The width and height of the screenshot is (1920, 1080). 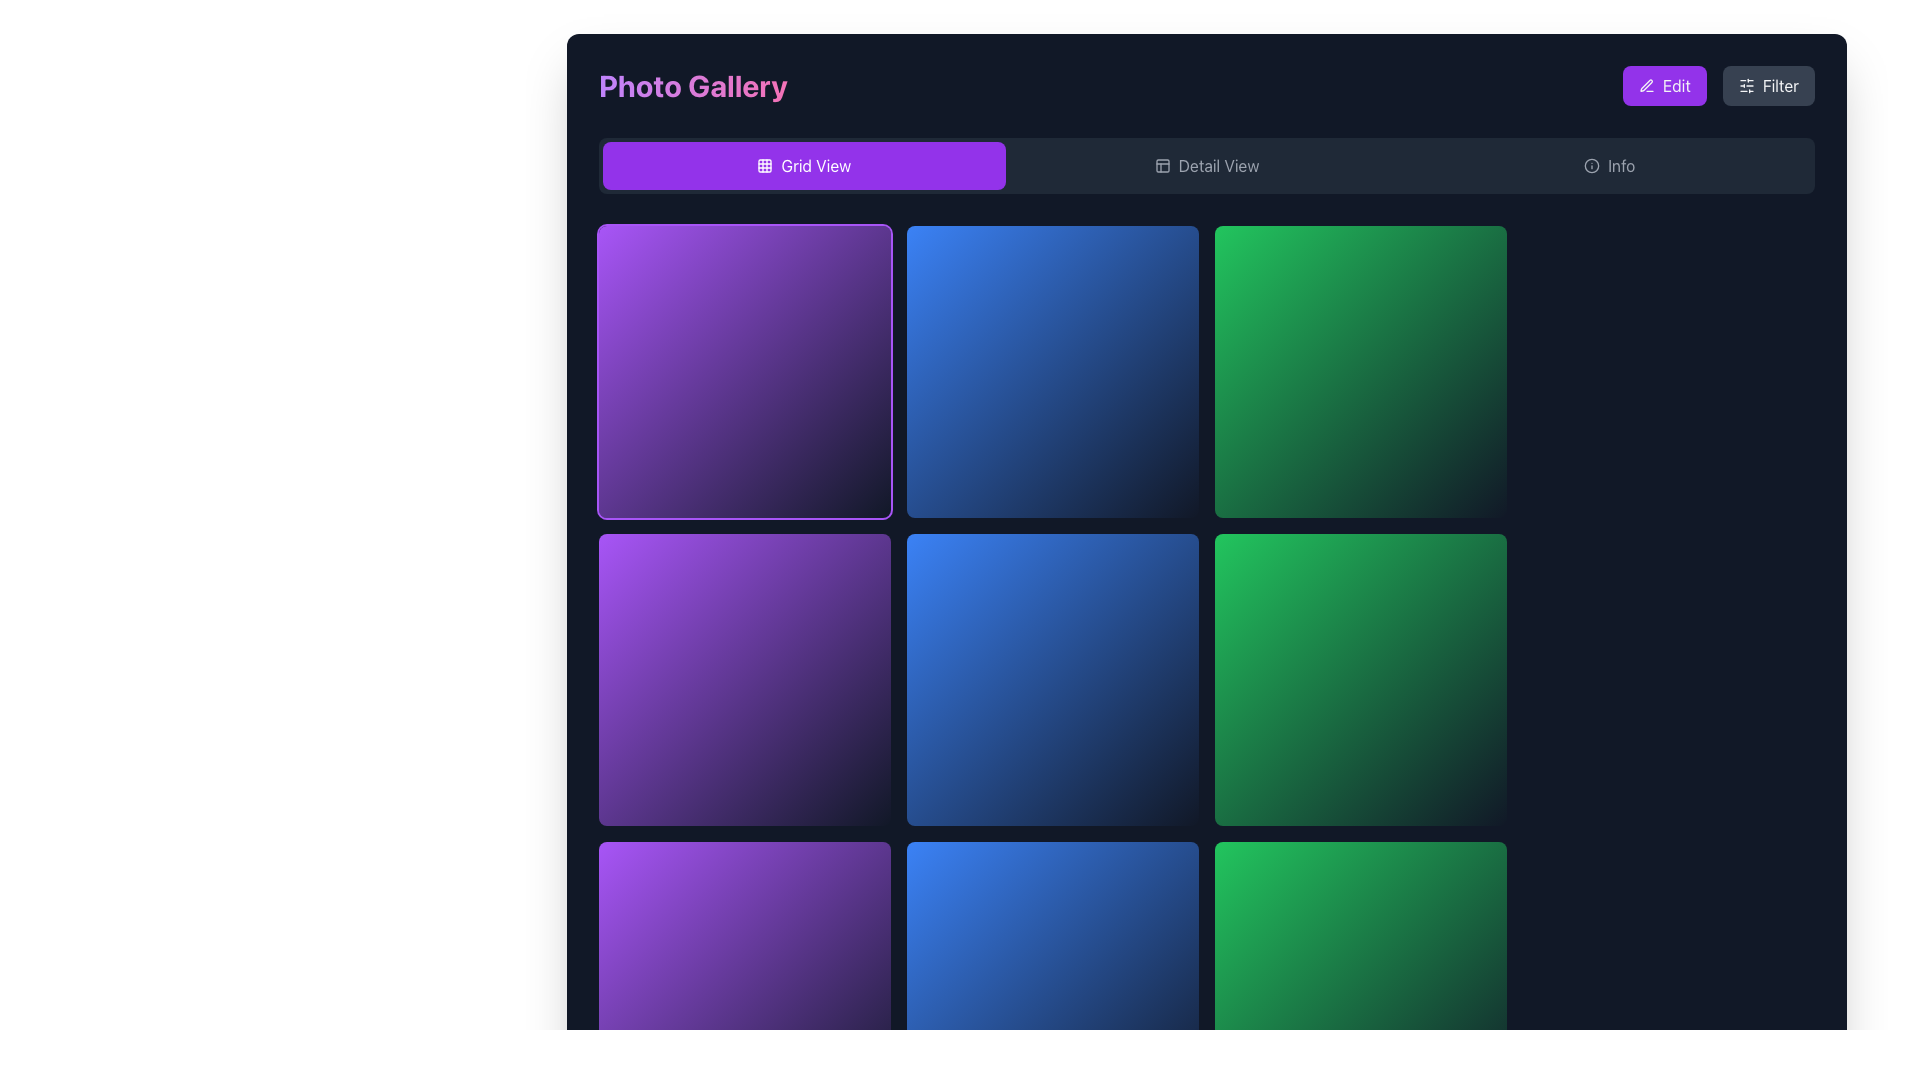 What do you see at coordinates (1646, 84) in the screenshot?
I see `the SVG graphic icon integrated into the purple 'Edit' button located at the top-right corner of the application interface` at bounding box center [1646, 84].